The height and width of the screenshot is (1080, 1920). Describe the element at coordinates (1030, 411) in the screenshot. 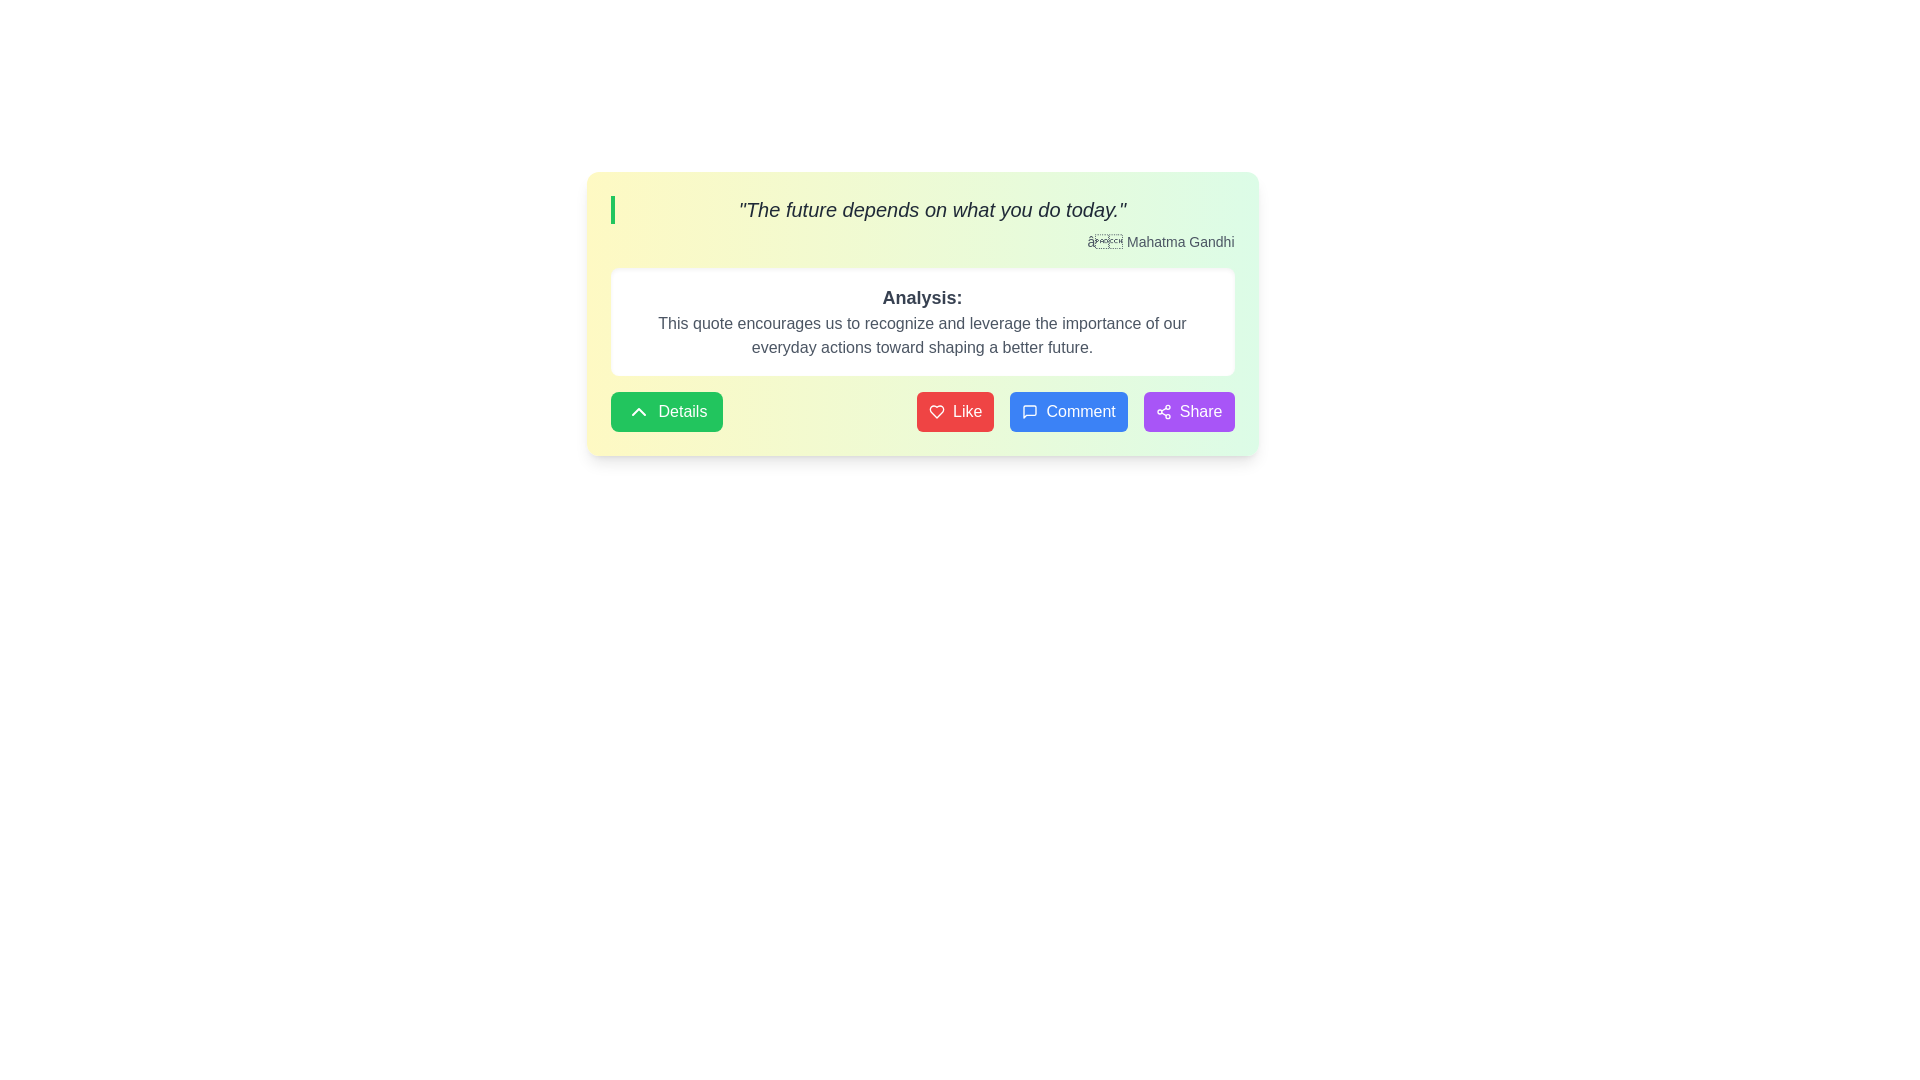

I see `the 'Comment' button icon, which is a visual aid for initiating a comment or message-related action, located to the left of the text 'Comment'` at that location.